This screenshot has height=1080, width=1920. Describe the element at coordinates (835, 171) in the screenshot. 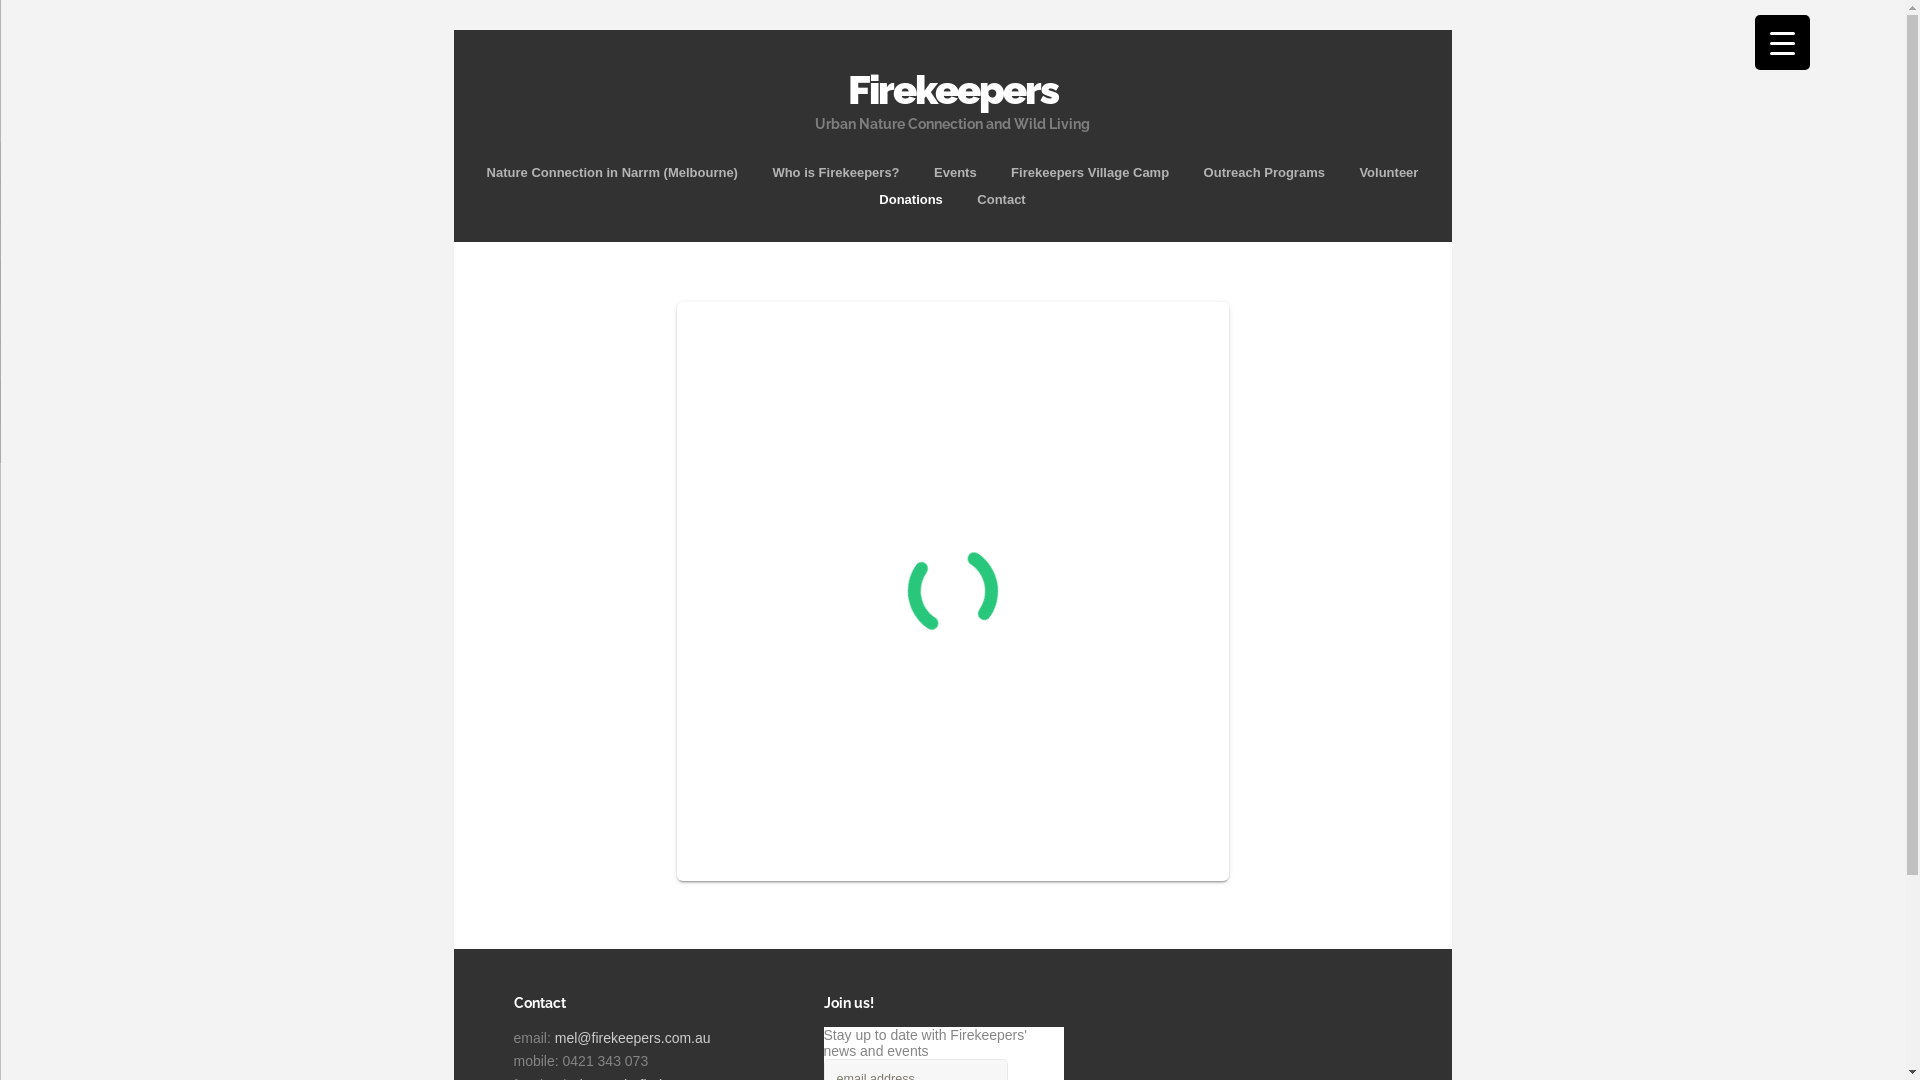

I see `'Who is Firekeepers?'` at that location.